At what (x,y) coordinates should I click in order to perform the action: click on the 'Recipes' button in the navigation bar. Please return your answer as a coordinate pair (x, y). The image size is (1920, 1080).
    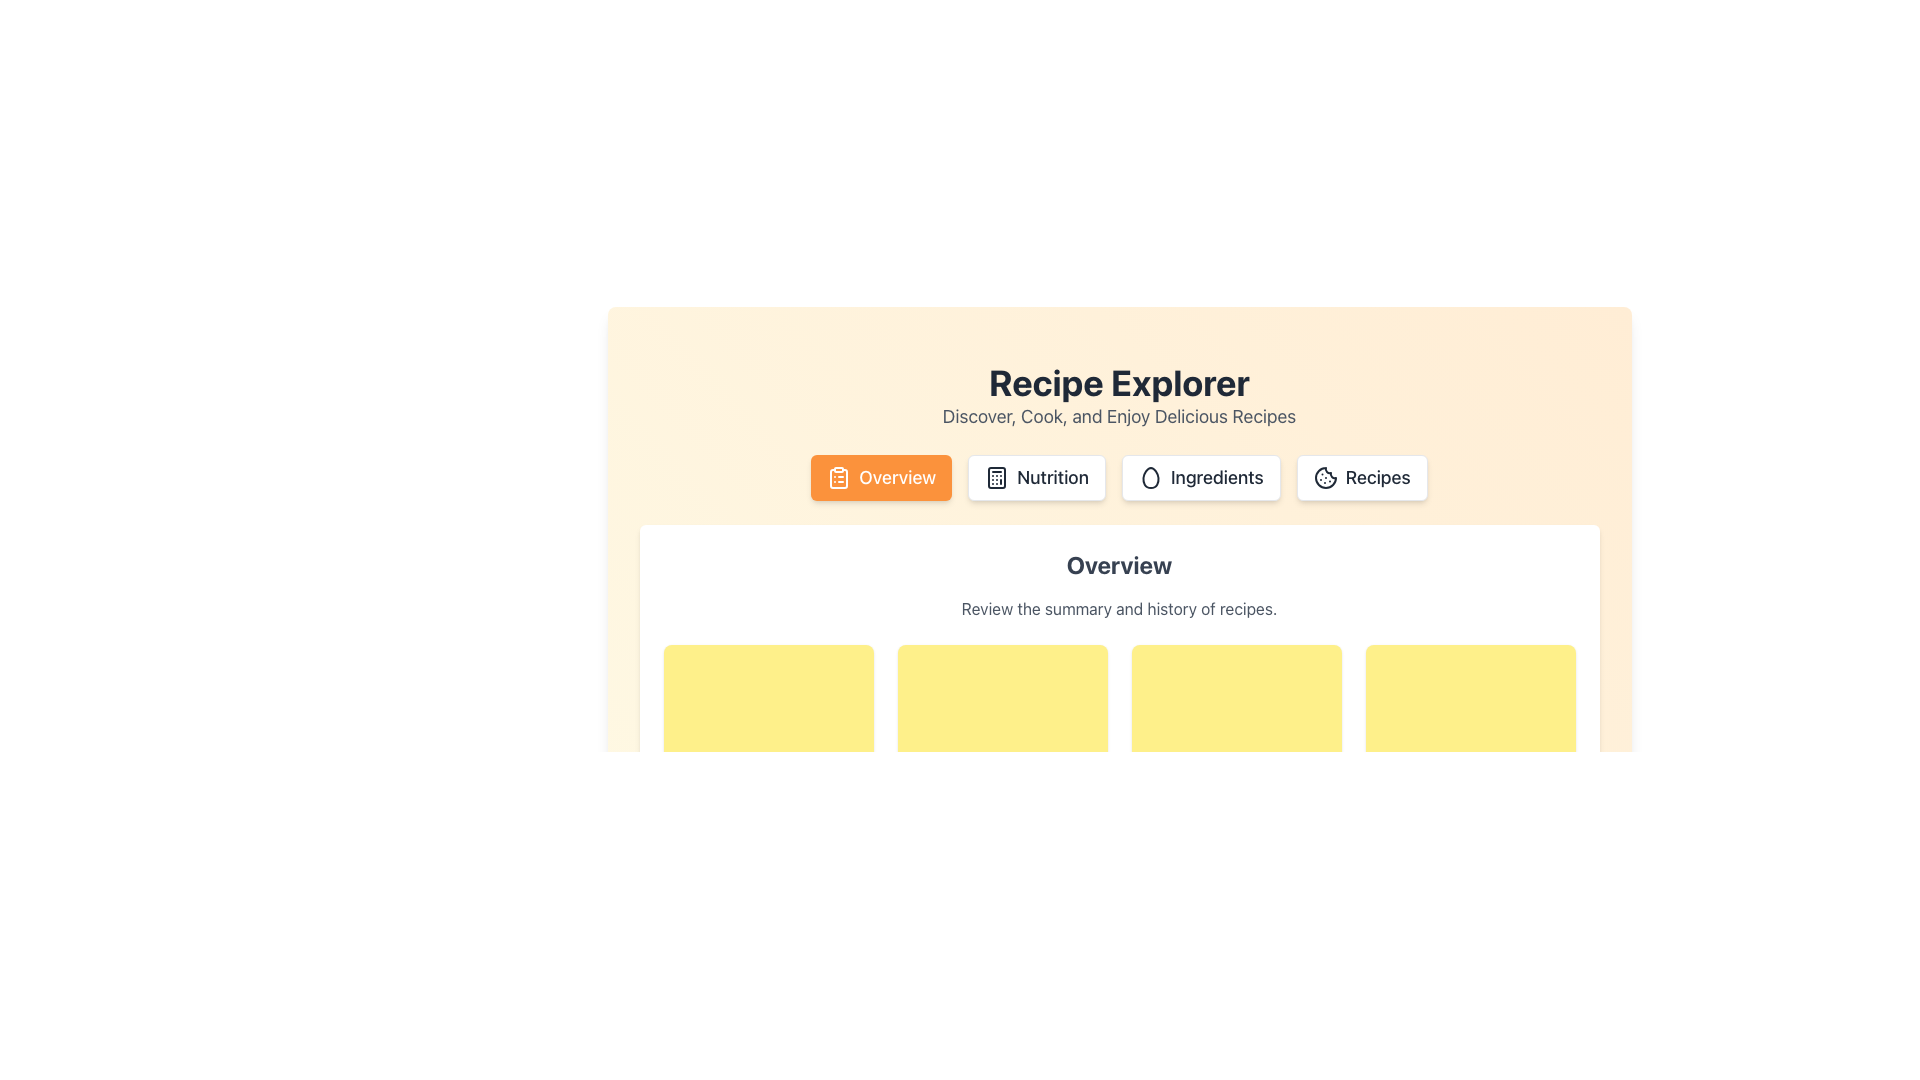
    Looking at the image, I should click on (1361, 478).